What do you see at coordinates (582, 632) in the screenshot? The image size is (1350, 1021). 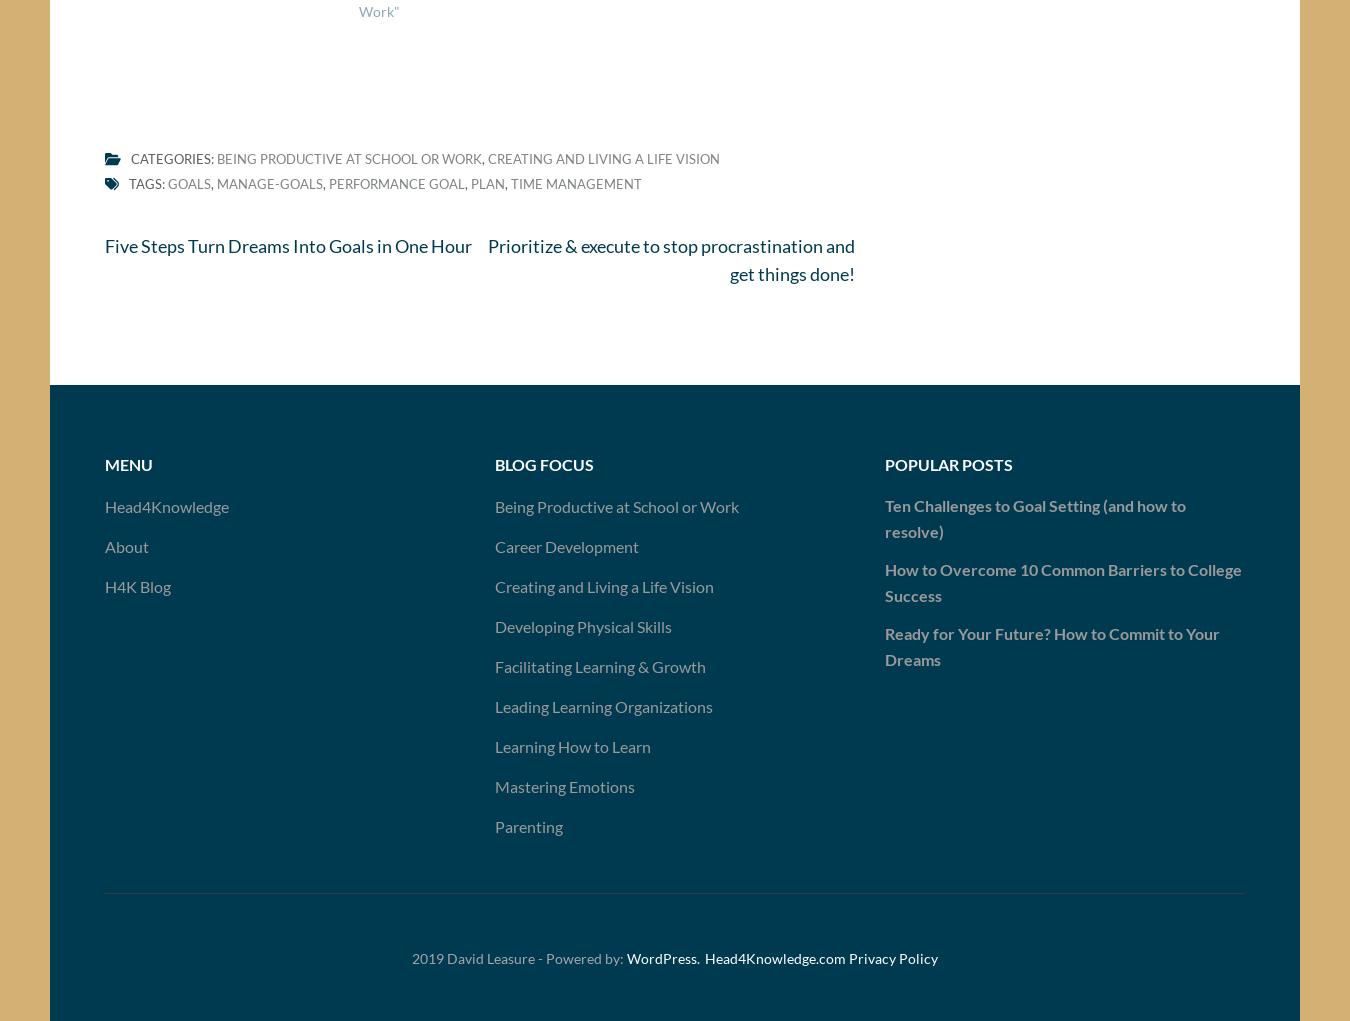 I see `'Developing Physical Skills'` at bounding box center [582, 632].